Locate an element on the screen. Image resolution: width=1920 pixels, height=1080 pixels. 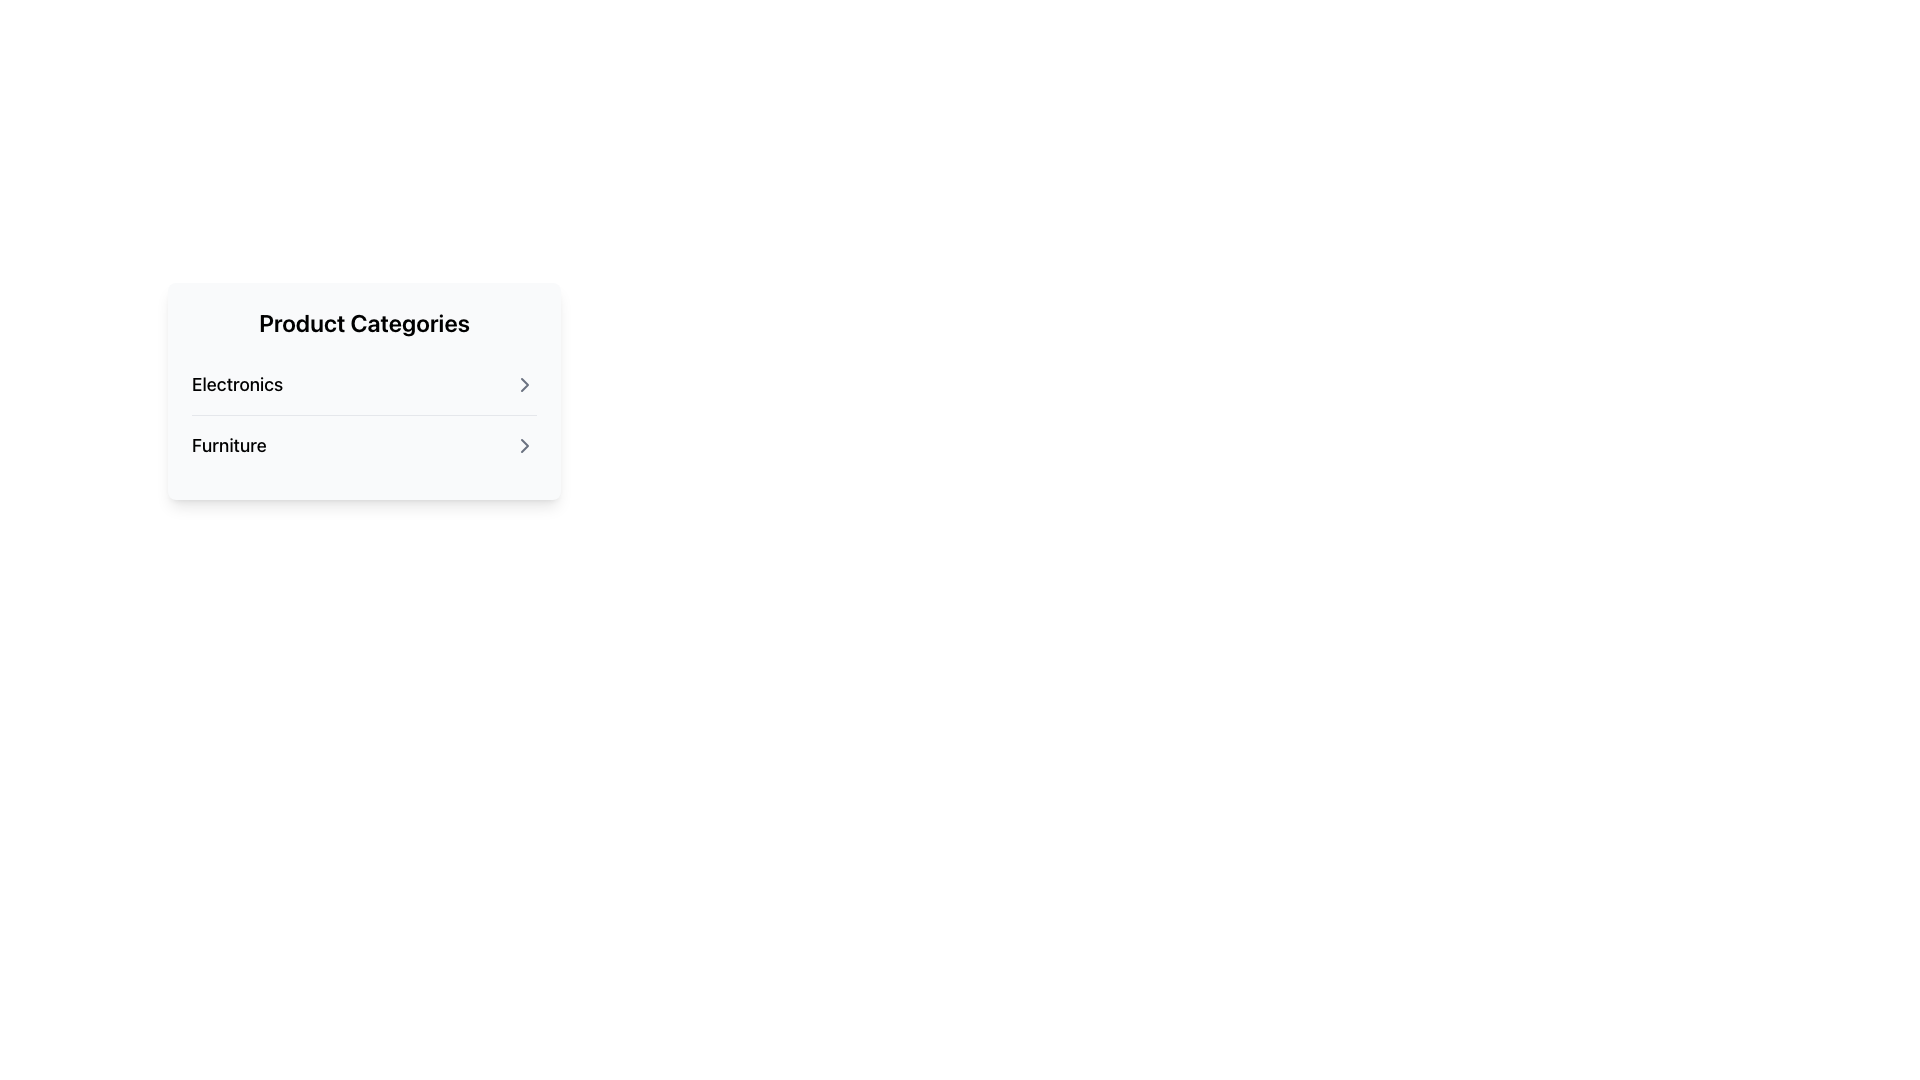
the 'Furniture' list item, which is located in the second row of the vertical list under 'Product Categories' is located at coordinates (364, 445).